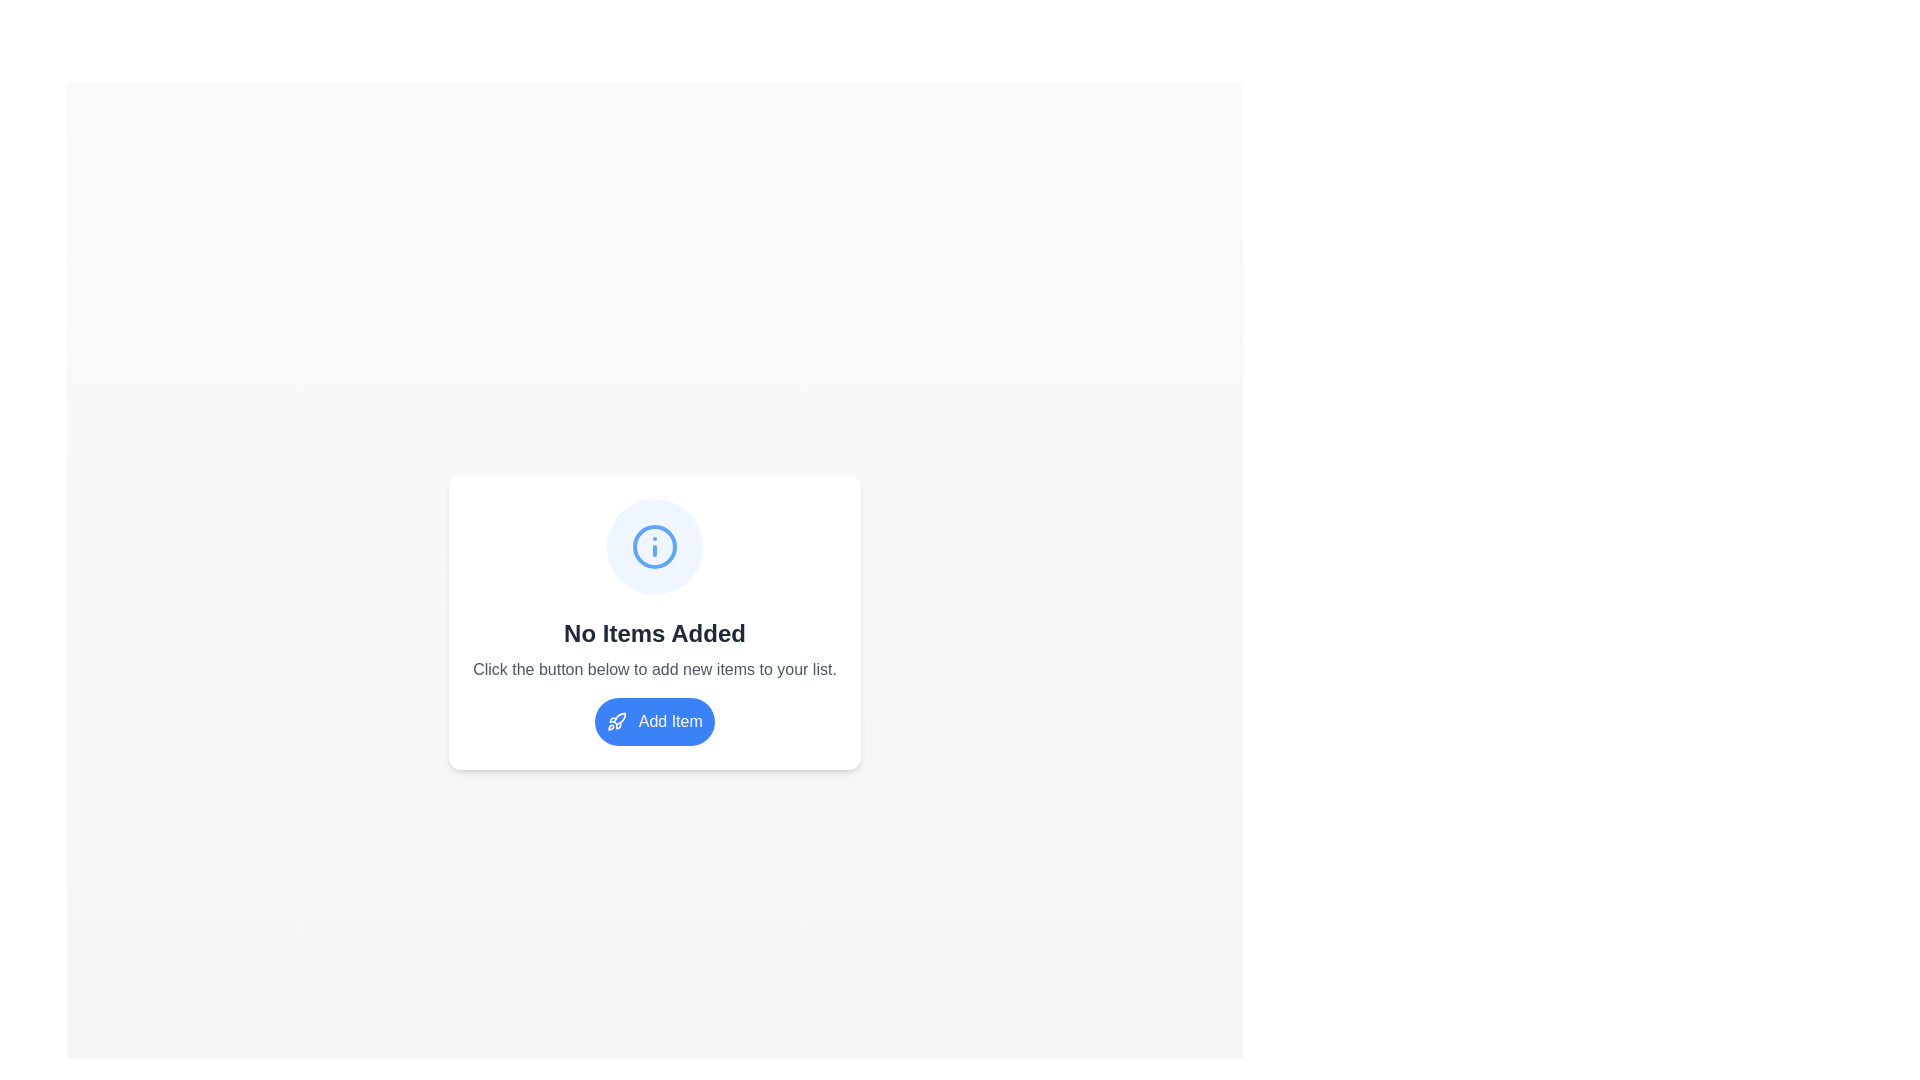 This screenshot has width=1920, height=1080. Describe the element at coordinates (619, 718) in the screenshot. I see `the blue and white rocket trajectory icon within the 'Add Item' button, located below the text 'No Items Added'` at that location.